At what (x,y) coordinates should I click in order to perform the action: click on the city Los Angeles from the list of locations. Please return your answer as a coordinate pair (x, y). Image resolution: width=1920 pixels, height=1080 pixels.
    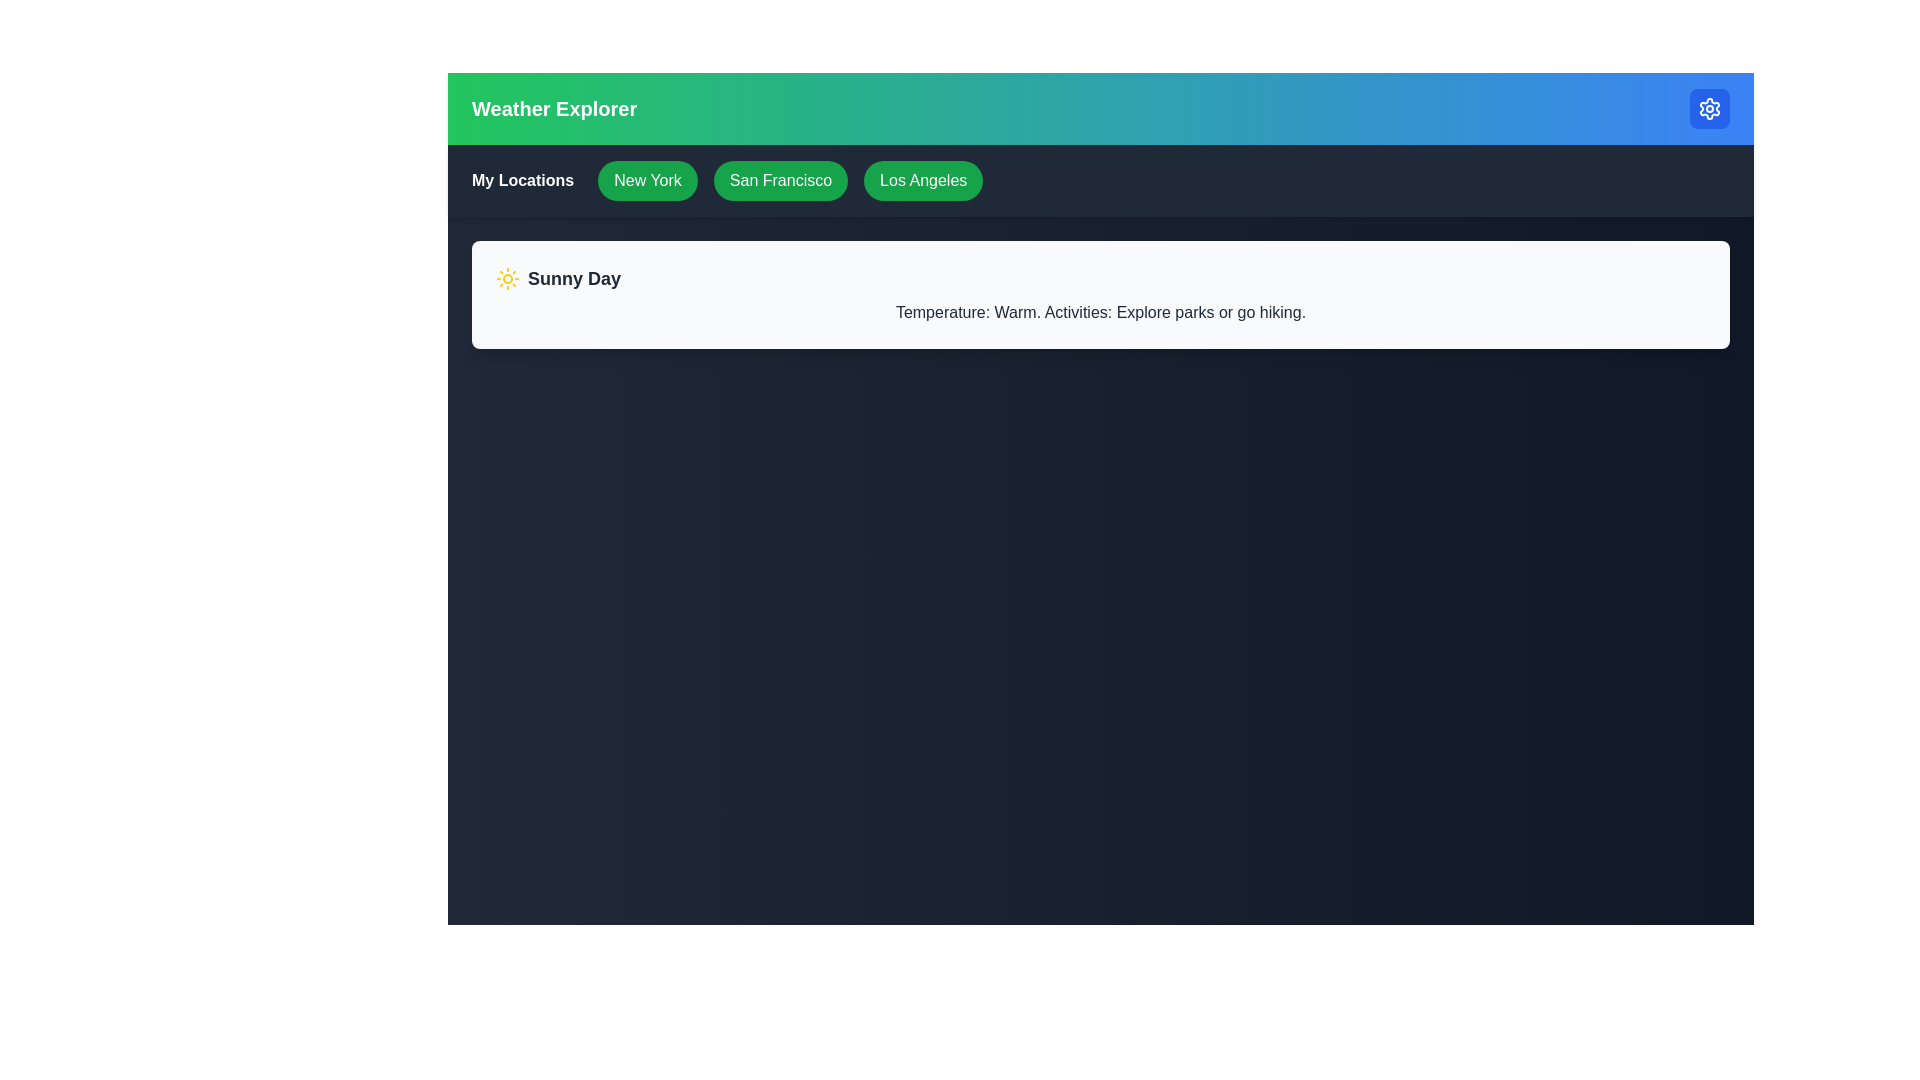
    Looking at the image, I should click on (923, 181).